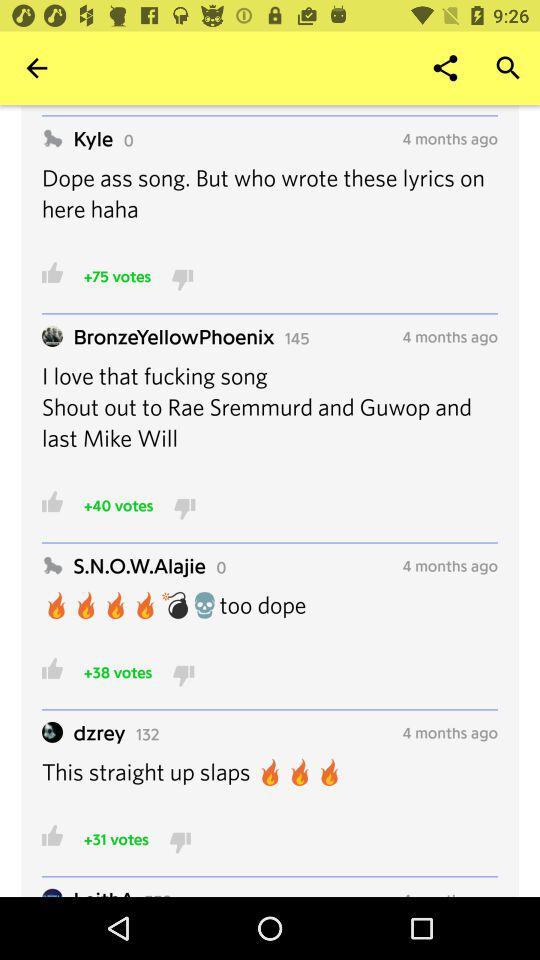  Describe the element at coordinates (117, 275) in the screenshot. I see `the +75 votes` at that location.